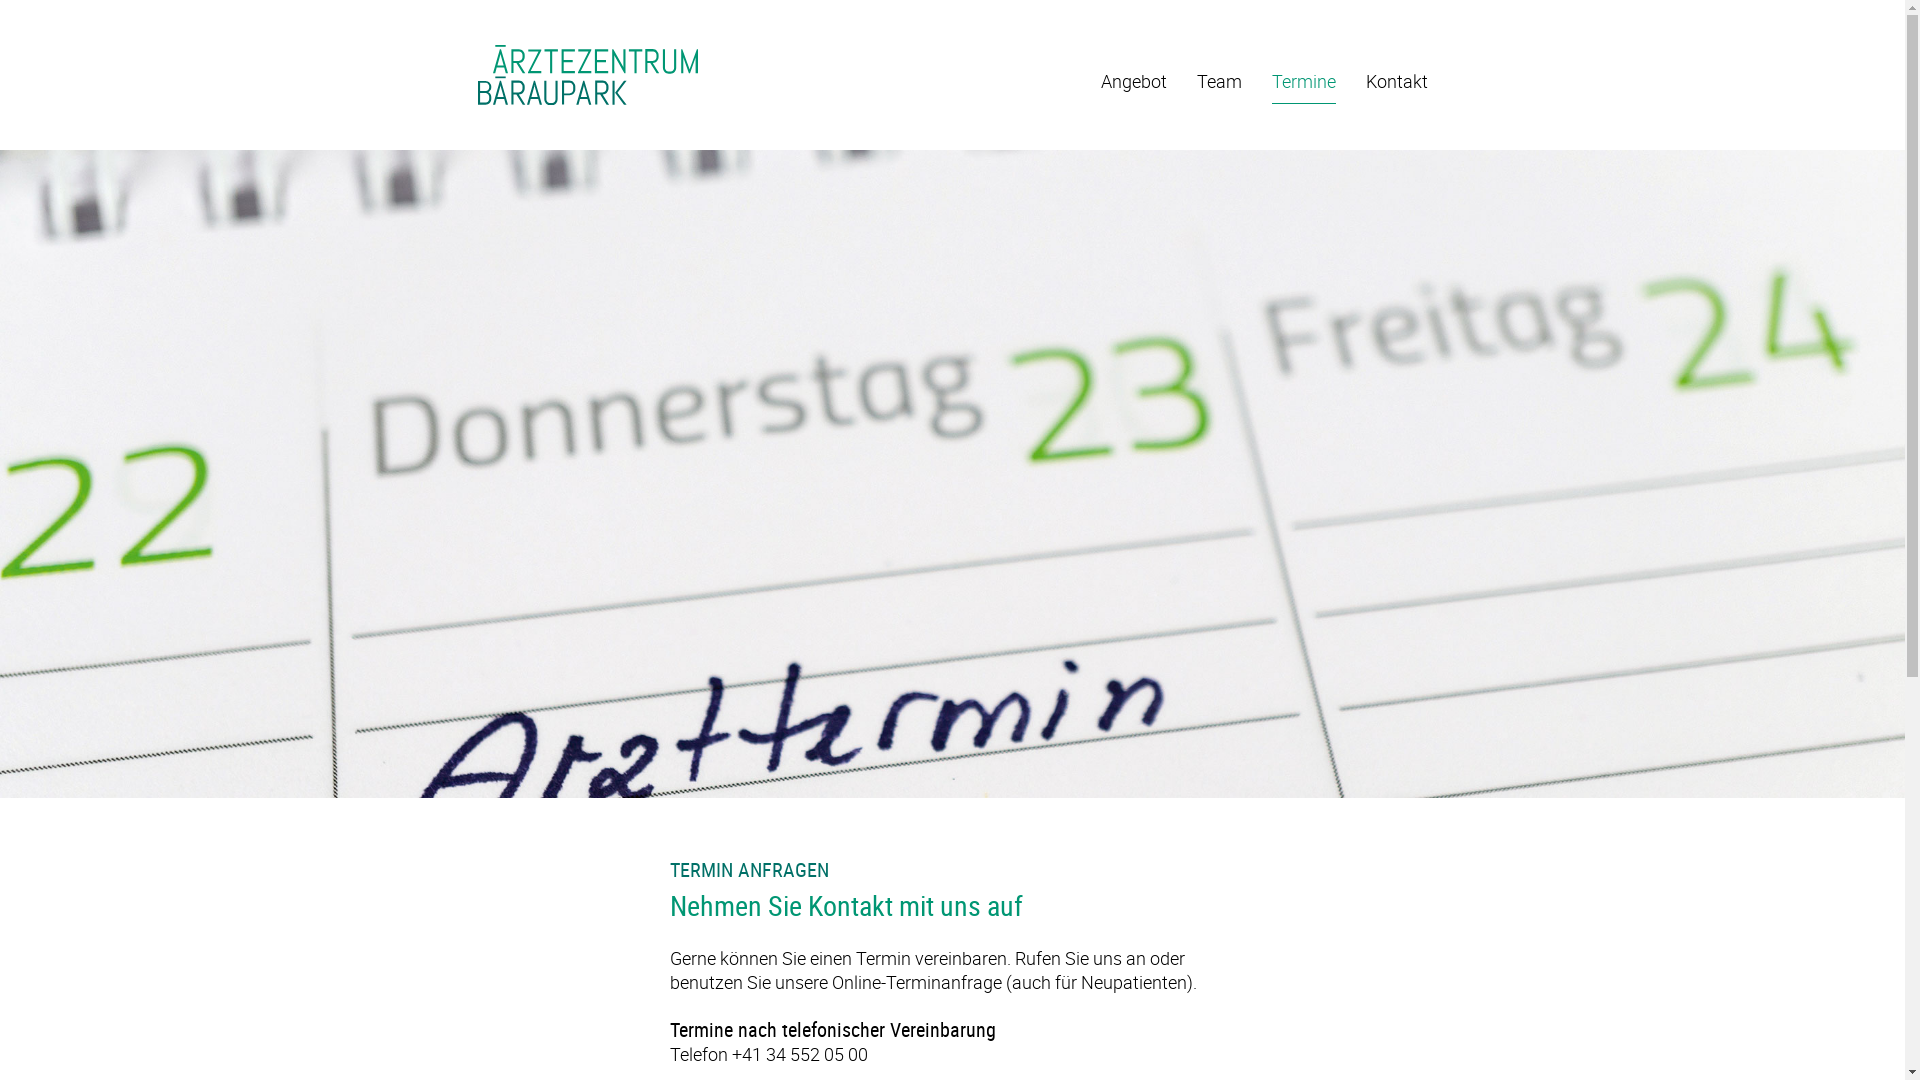 The height and width of the screenshot is (1080, 1920). What do you see at coordinates (1395, 85) in the screenshot?
I see `'Kontakt'` at bounding box center [1395, 85].